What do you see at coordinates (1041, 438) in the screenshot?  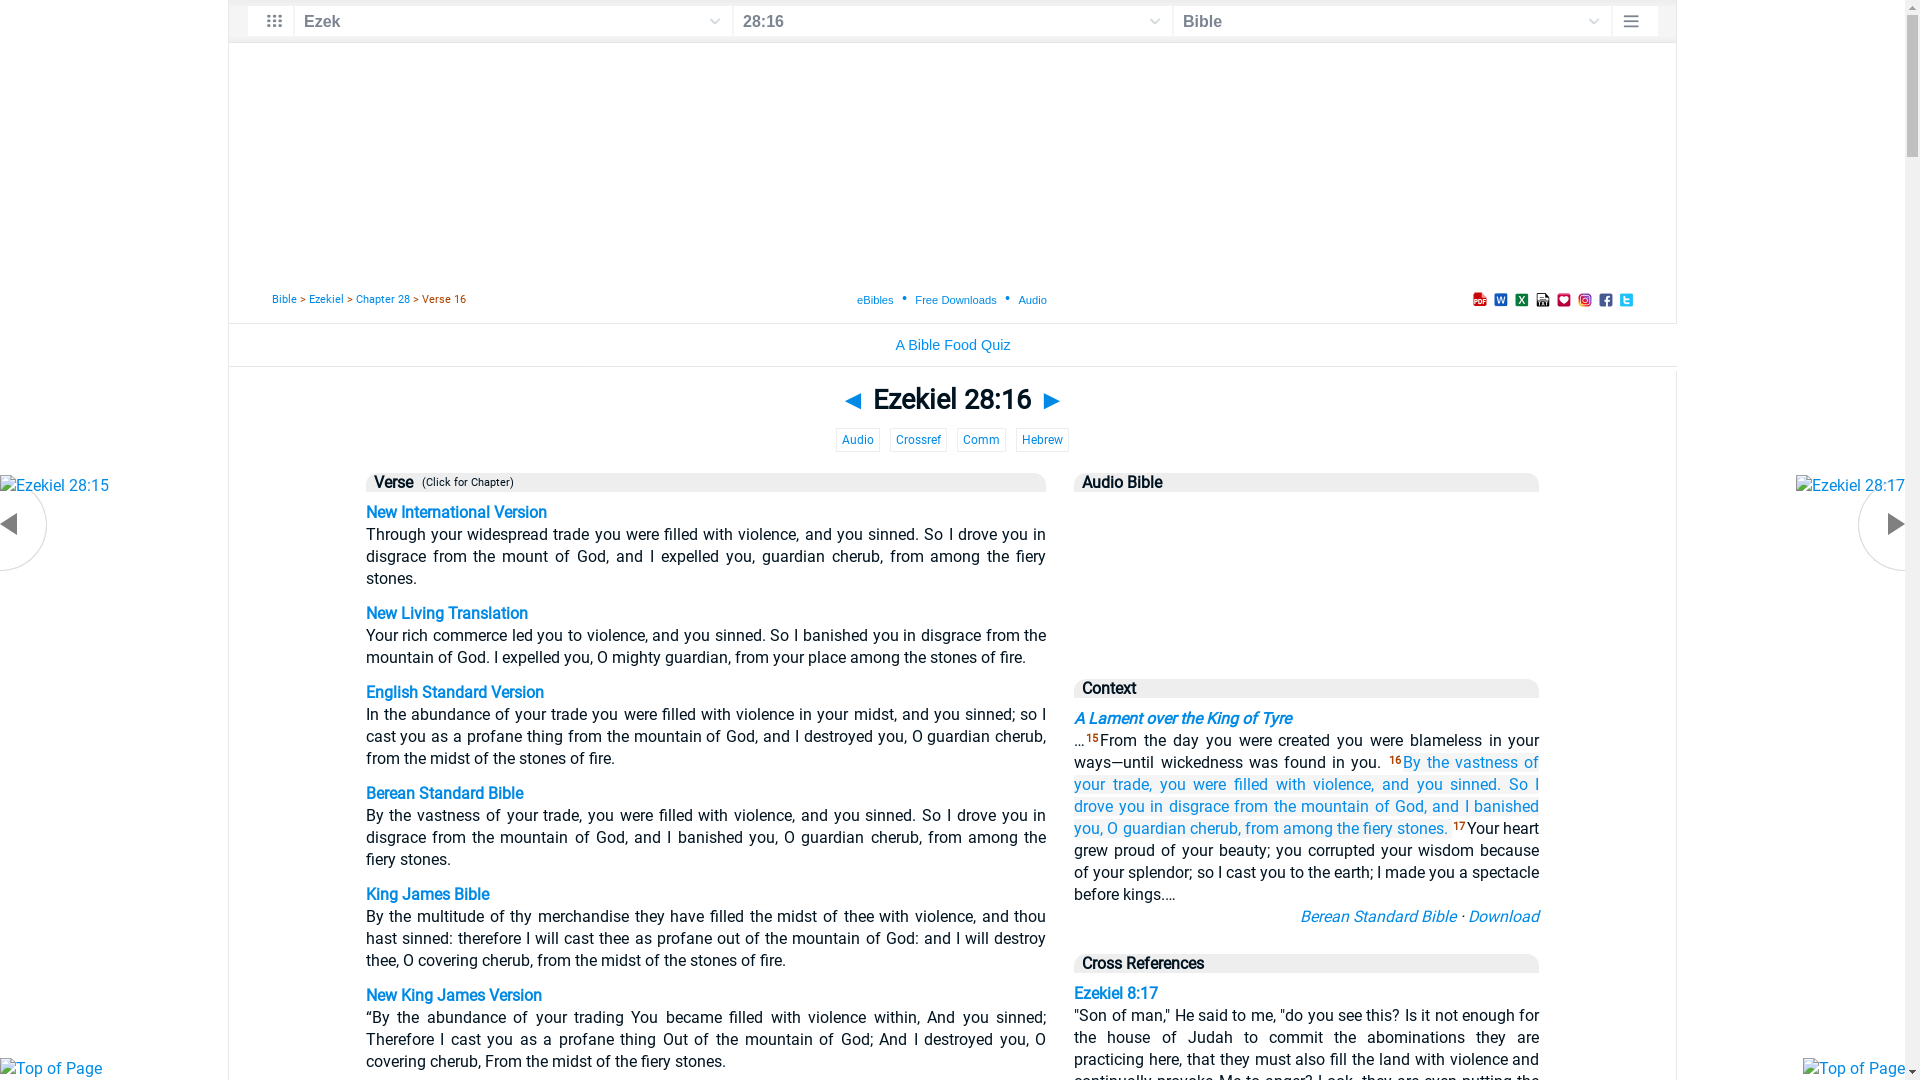 I see `' Hebrew '` at bounding box center [1041, 438].